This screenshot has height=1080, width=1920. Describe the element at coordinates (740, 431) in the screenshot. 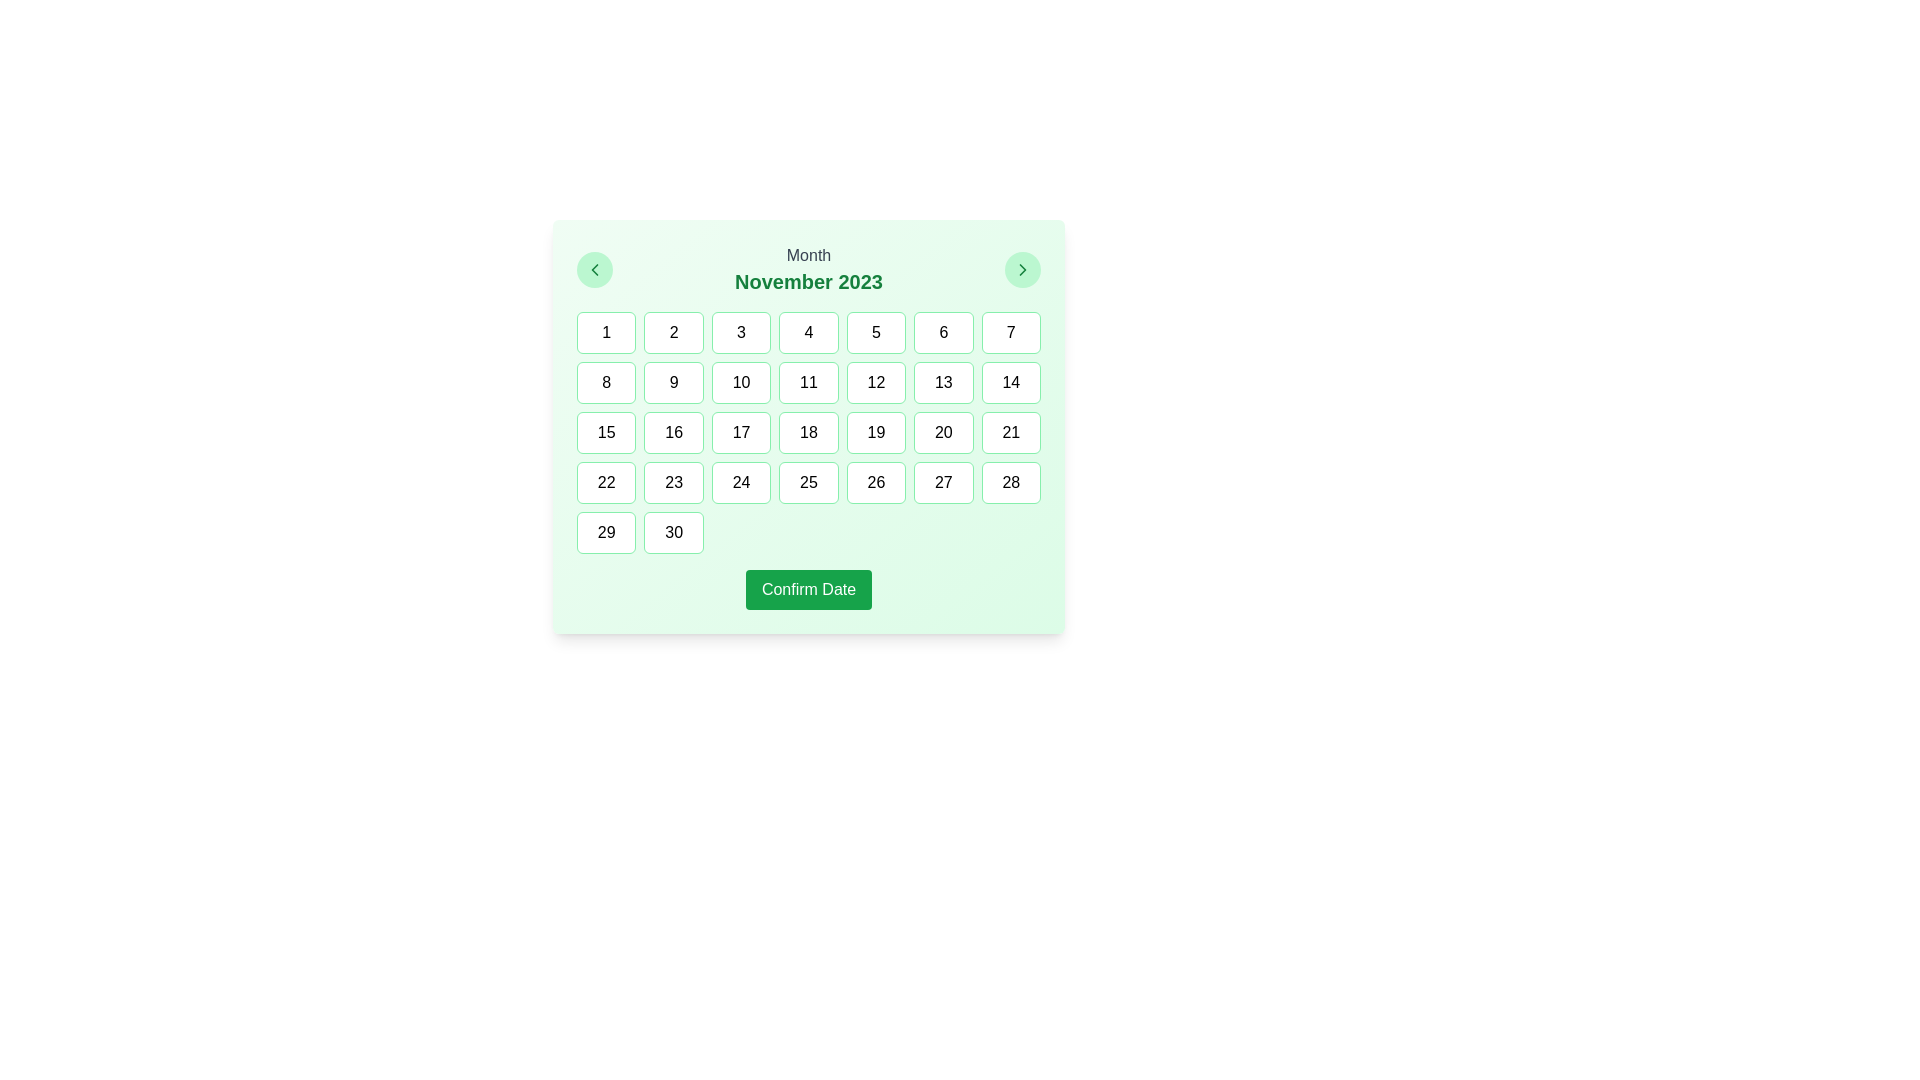

I see `the button displaying the number '17' with a white background and green border in the calendar grid layout` at that location.